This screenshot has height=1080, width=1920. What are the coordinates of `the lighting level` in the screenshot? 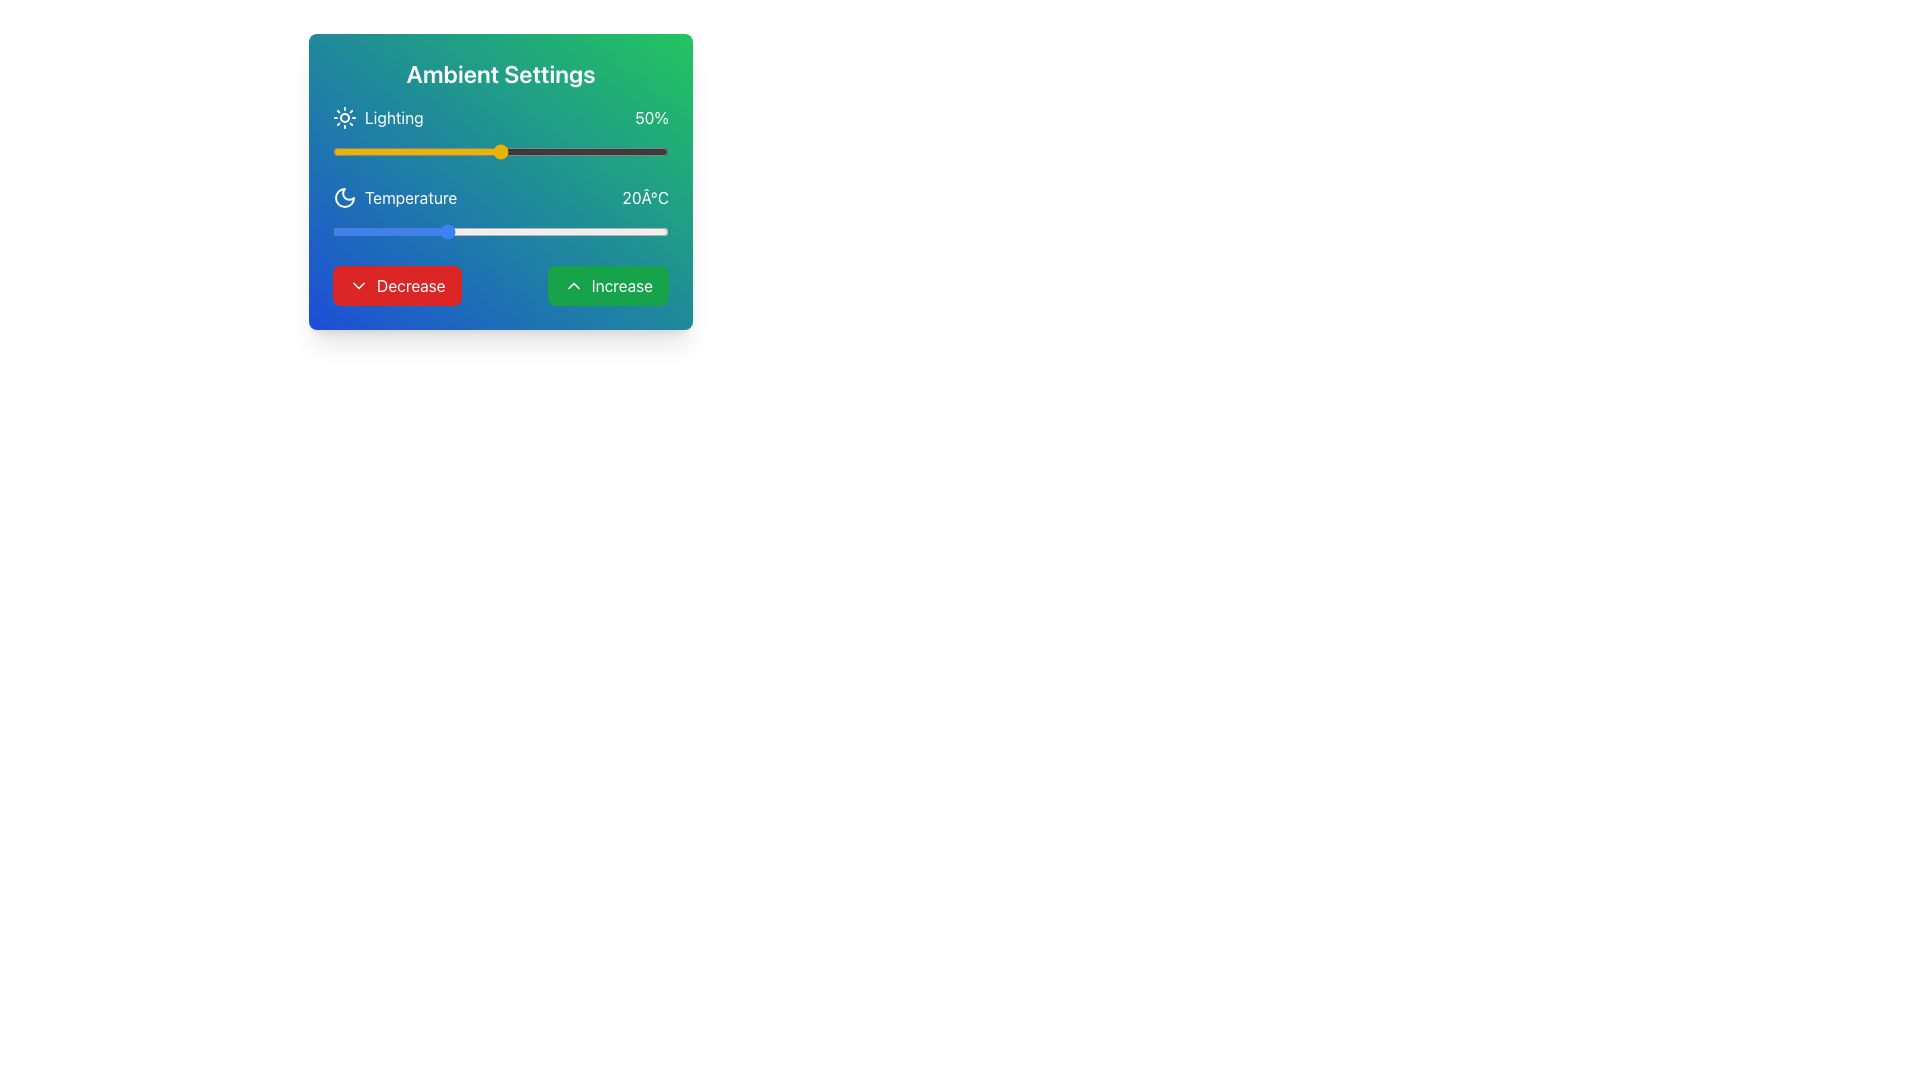 It's located at (487, 150).